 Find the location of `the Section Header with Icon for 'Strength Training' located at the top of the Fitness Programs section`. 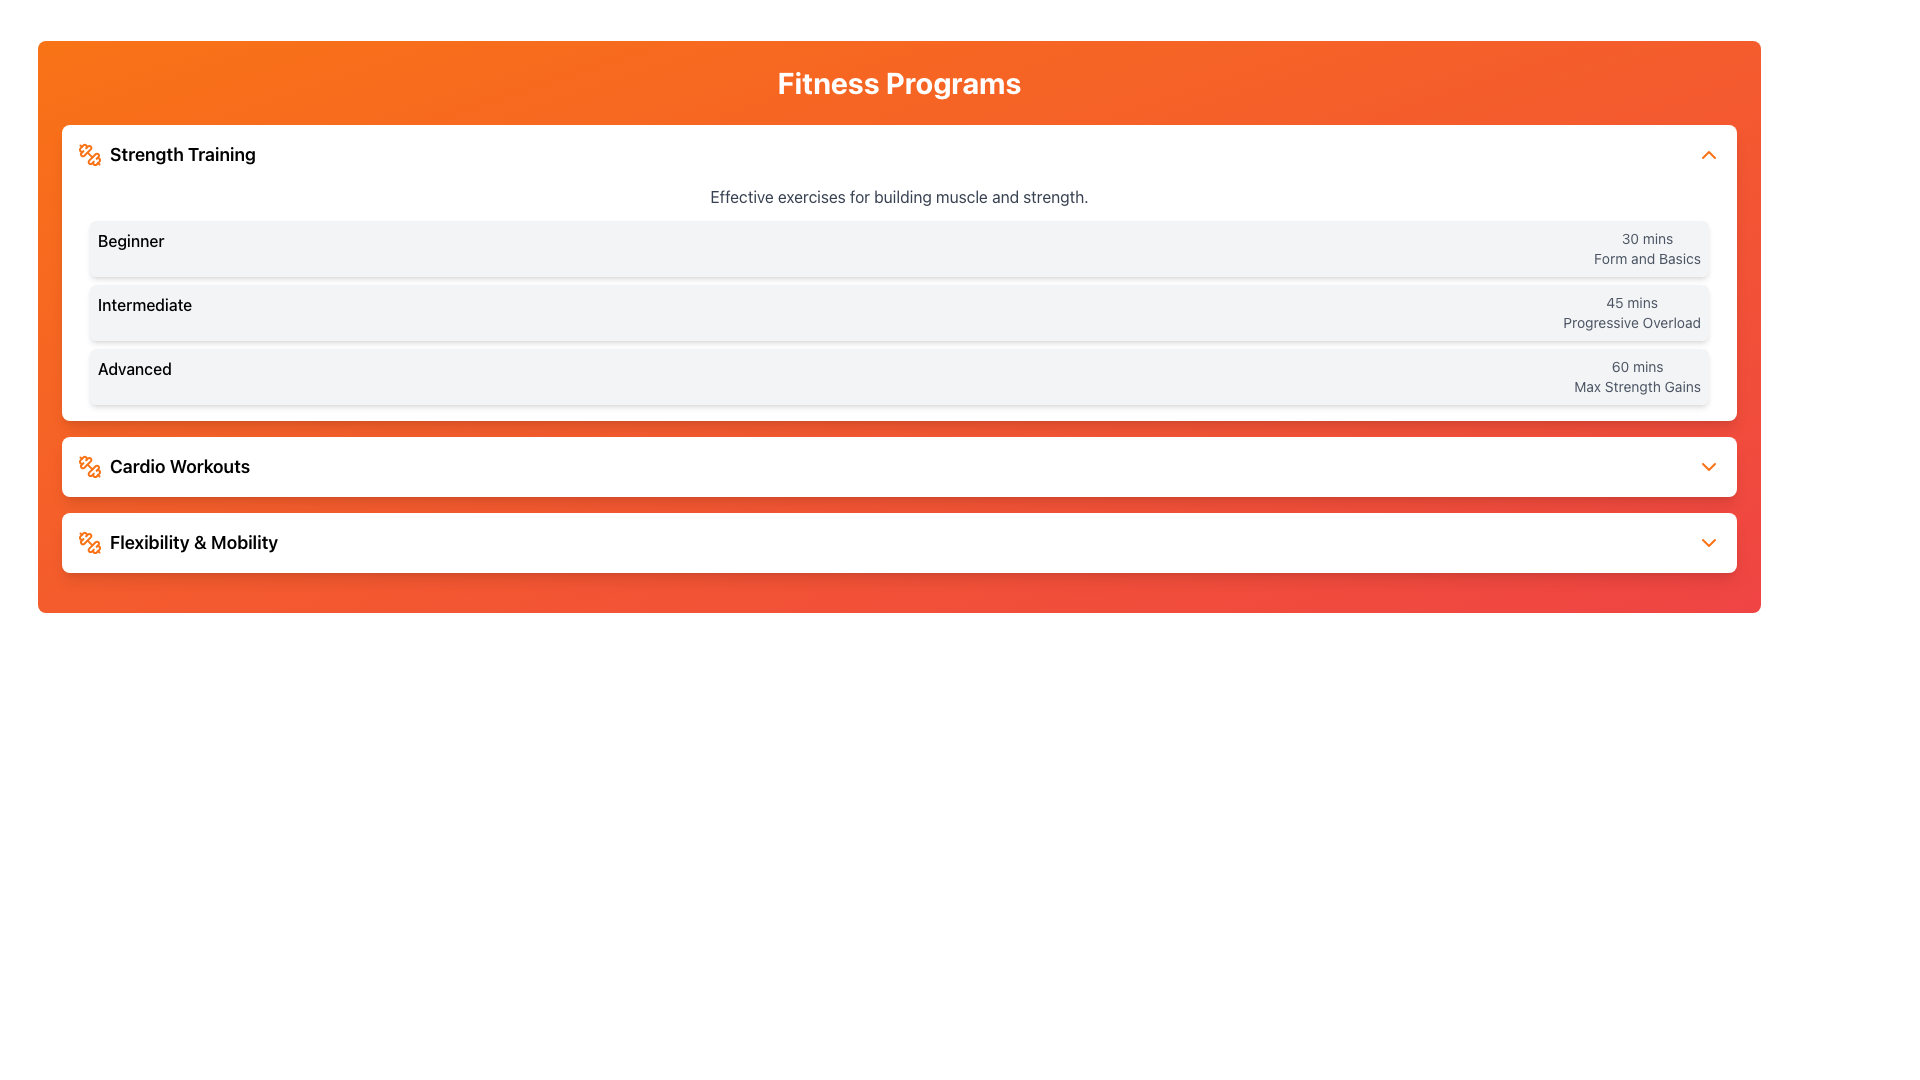

the Section Header with Icon for 'Strength Training' located at the top of the Fitness Programs section is located at coordinates (167, 153).